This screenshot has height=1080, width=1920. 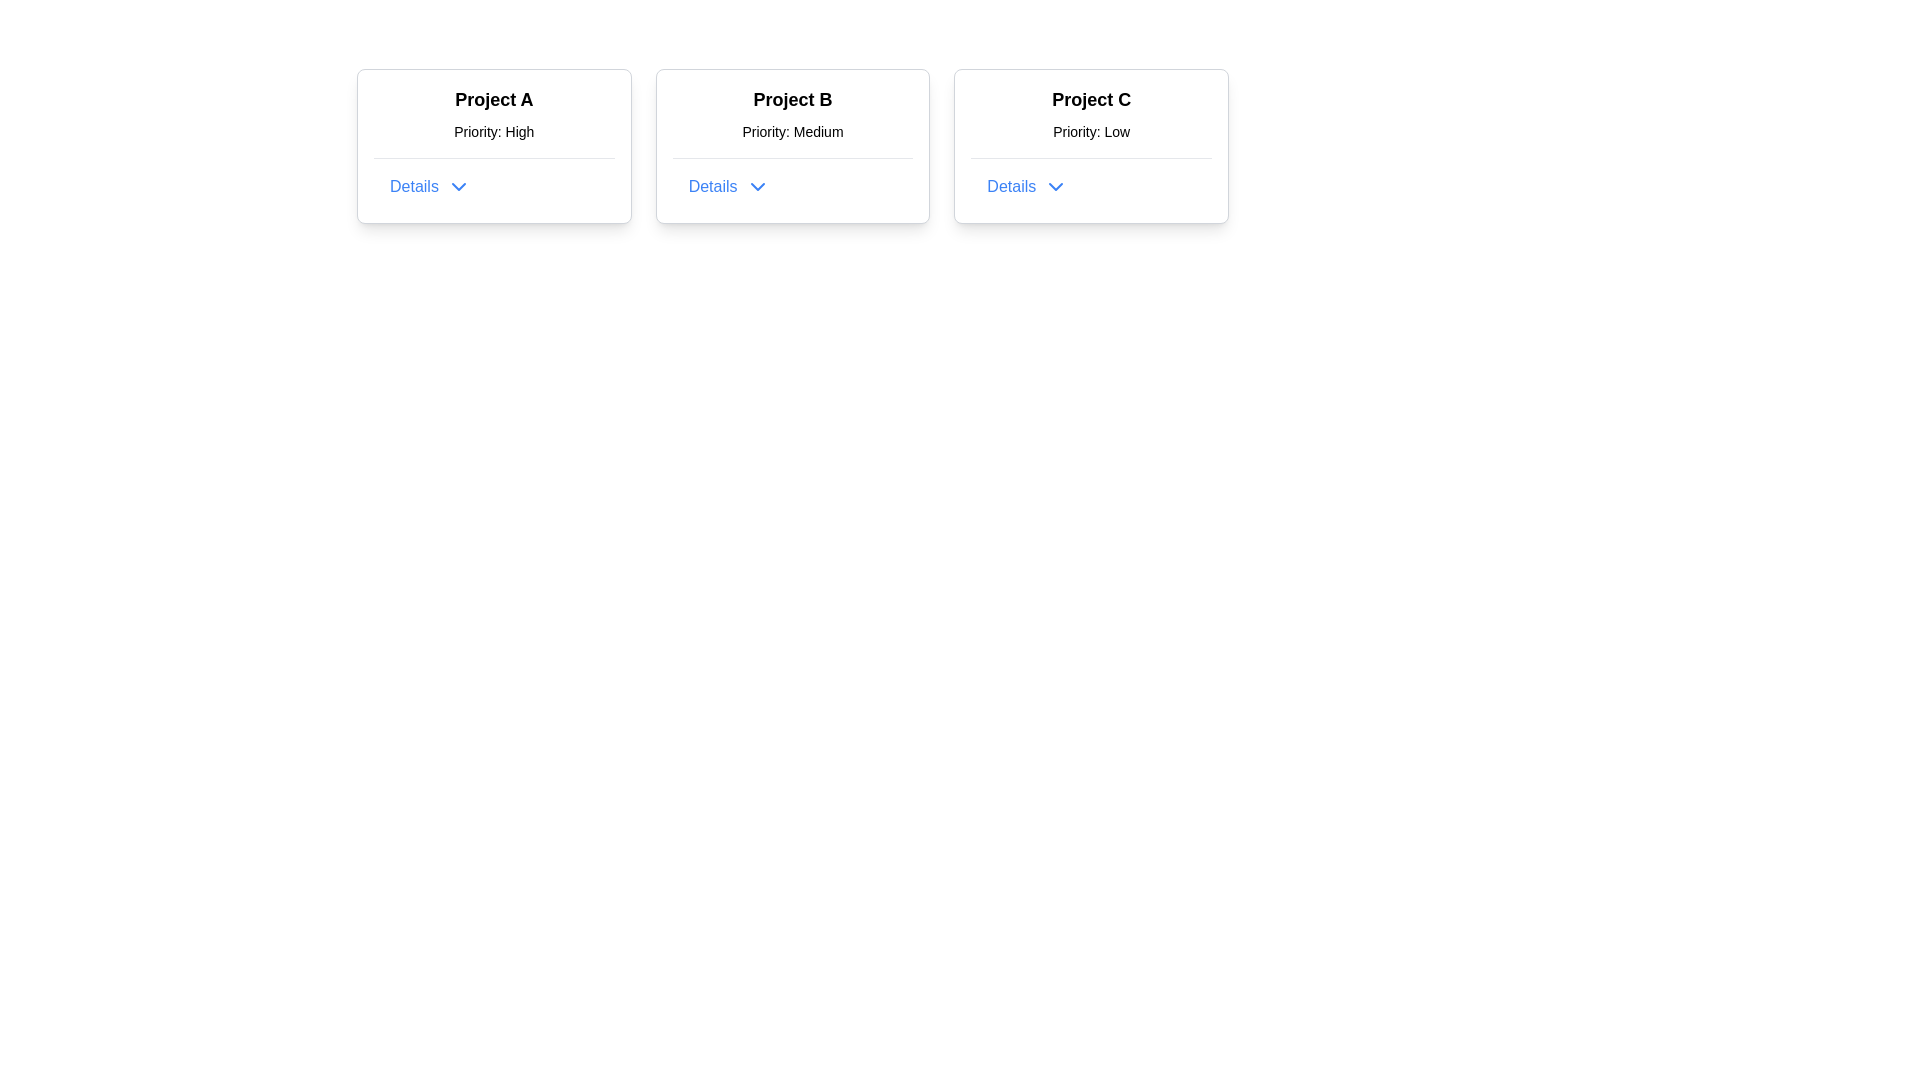 What do you see at coordinates (791, 131) in the screenshot?
I see `the text label that reads 'Priority: Medium', which is located below the header 'Project B' and above the 'Details' button in the center card of a three-card layout` at bounding box center [791, 131].